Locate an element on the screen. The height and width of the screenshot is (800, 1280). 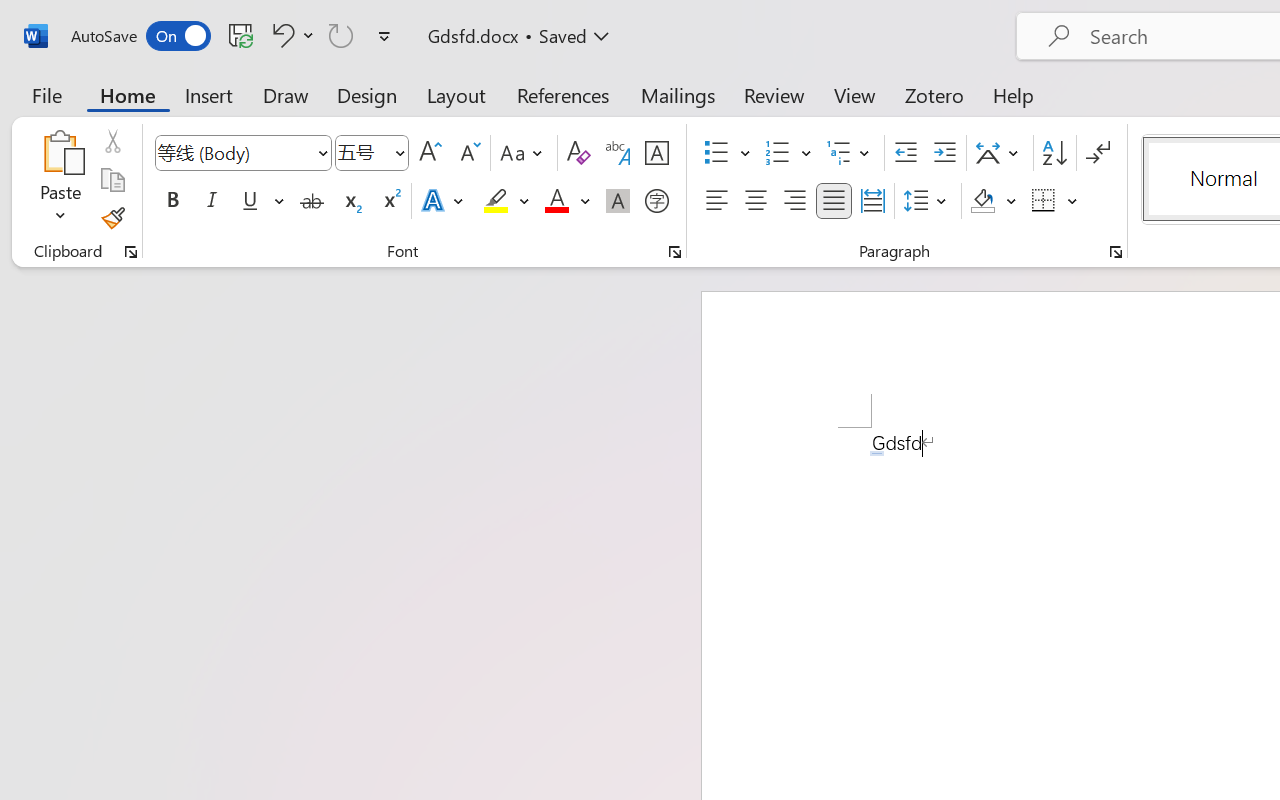
'Sort...' is located at coordinates (1053, 153).